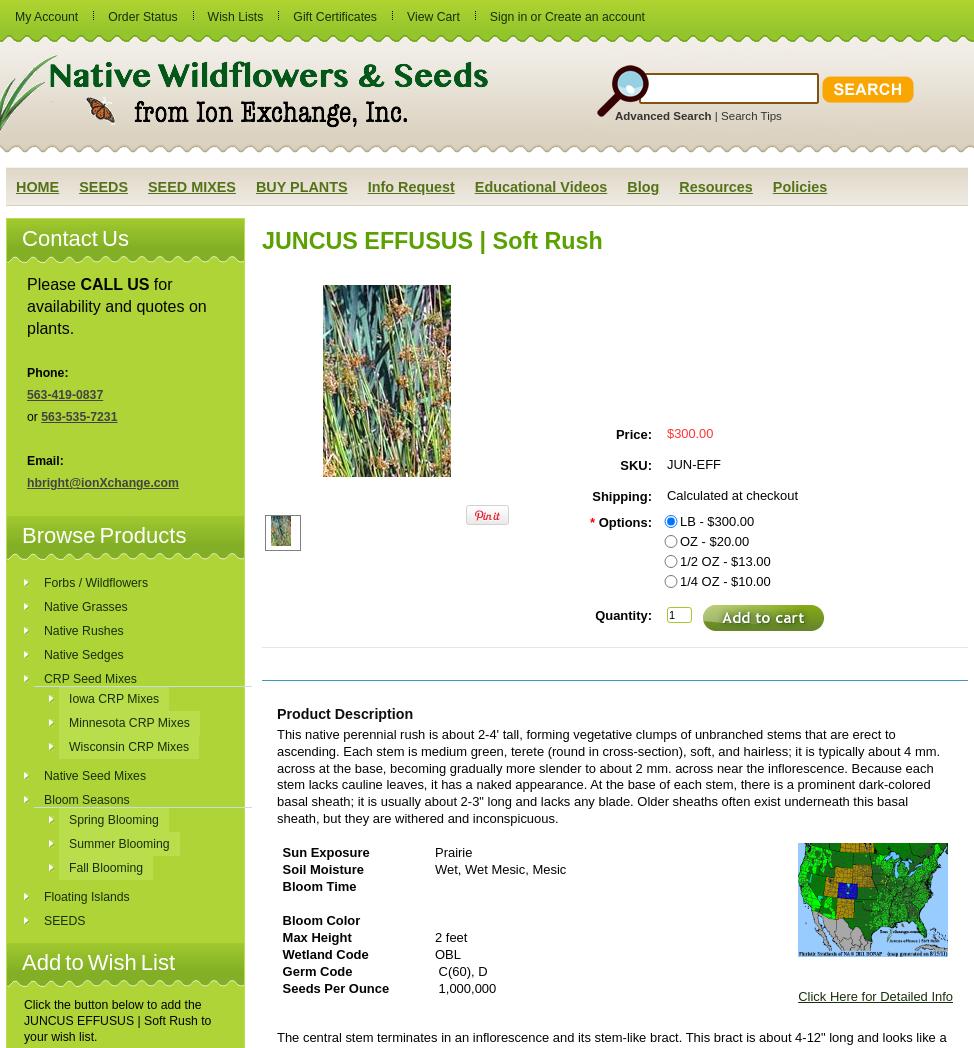  What do you see at coordinates (725, 581) in the screenshot?
I see `'1/4 OZ - $10.00'` at bounding box center [725, 581].